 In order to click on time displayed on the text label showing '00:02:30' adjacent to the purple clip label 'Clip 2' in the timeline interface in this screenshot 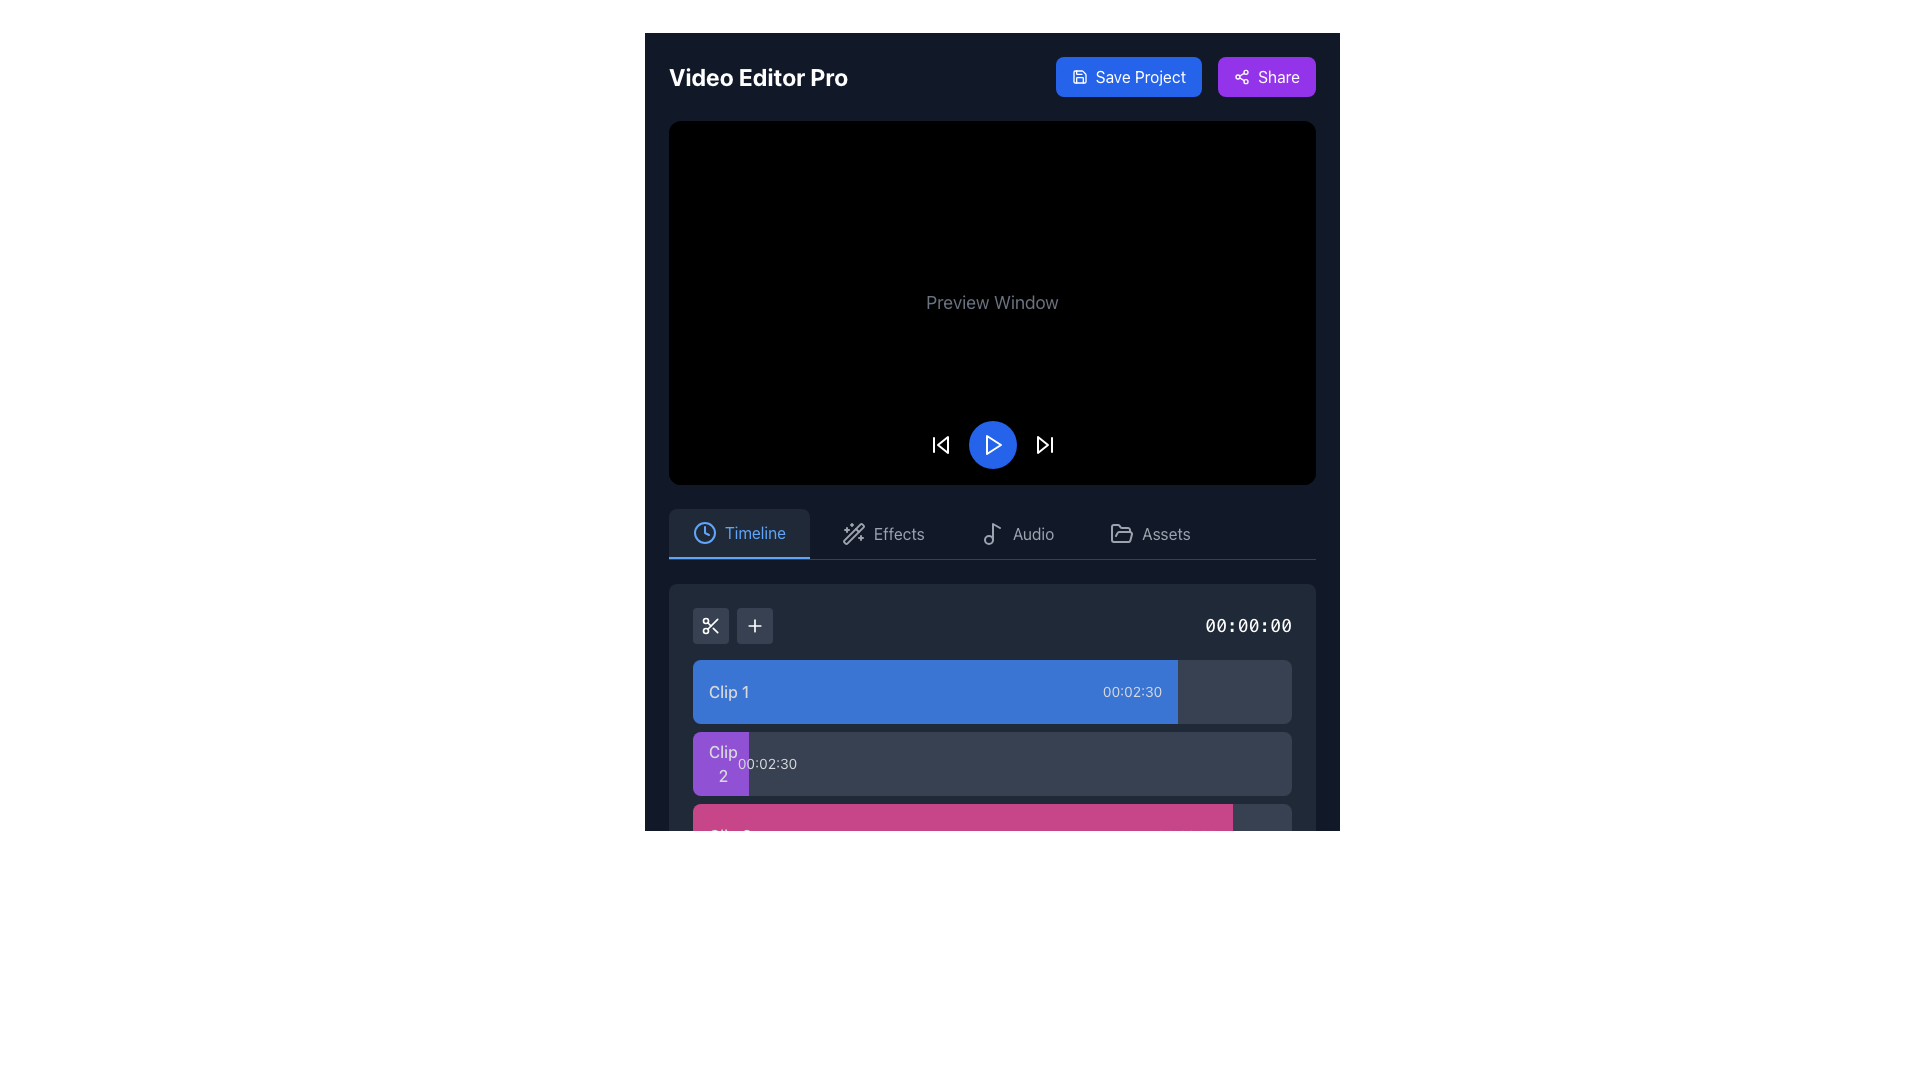, I will do `click(766, 763)`.